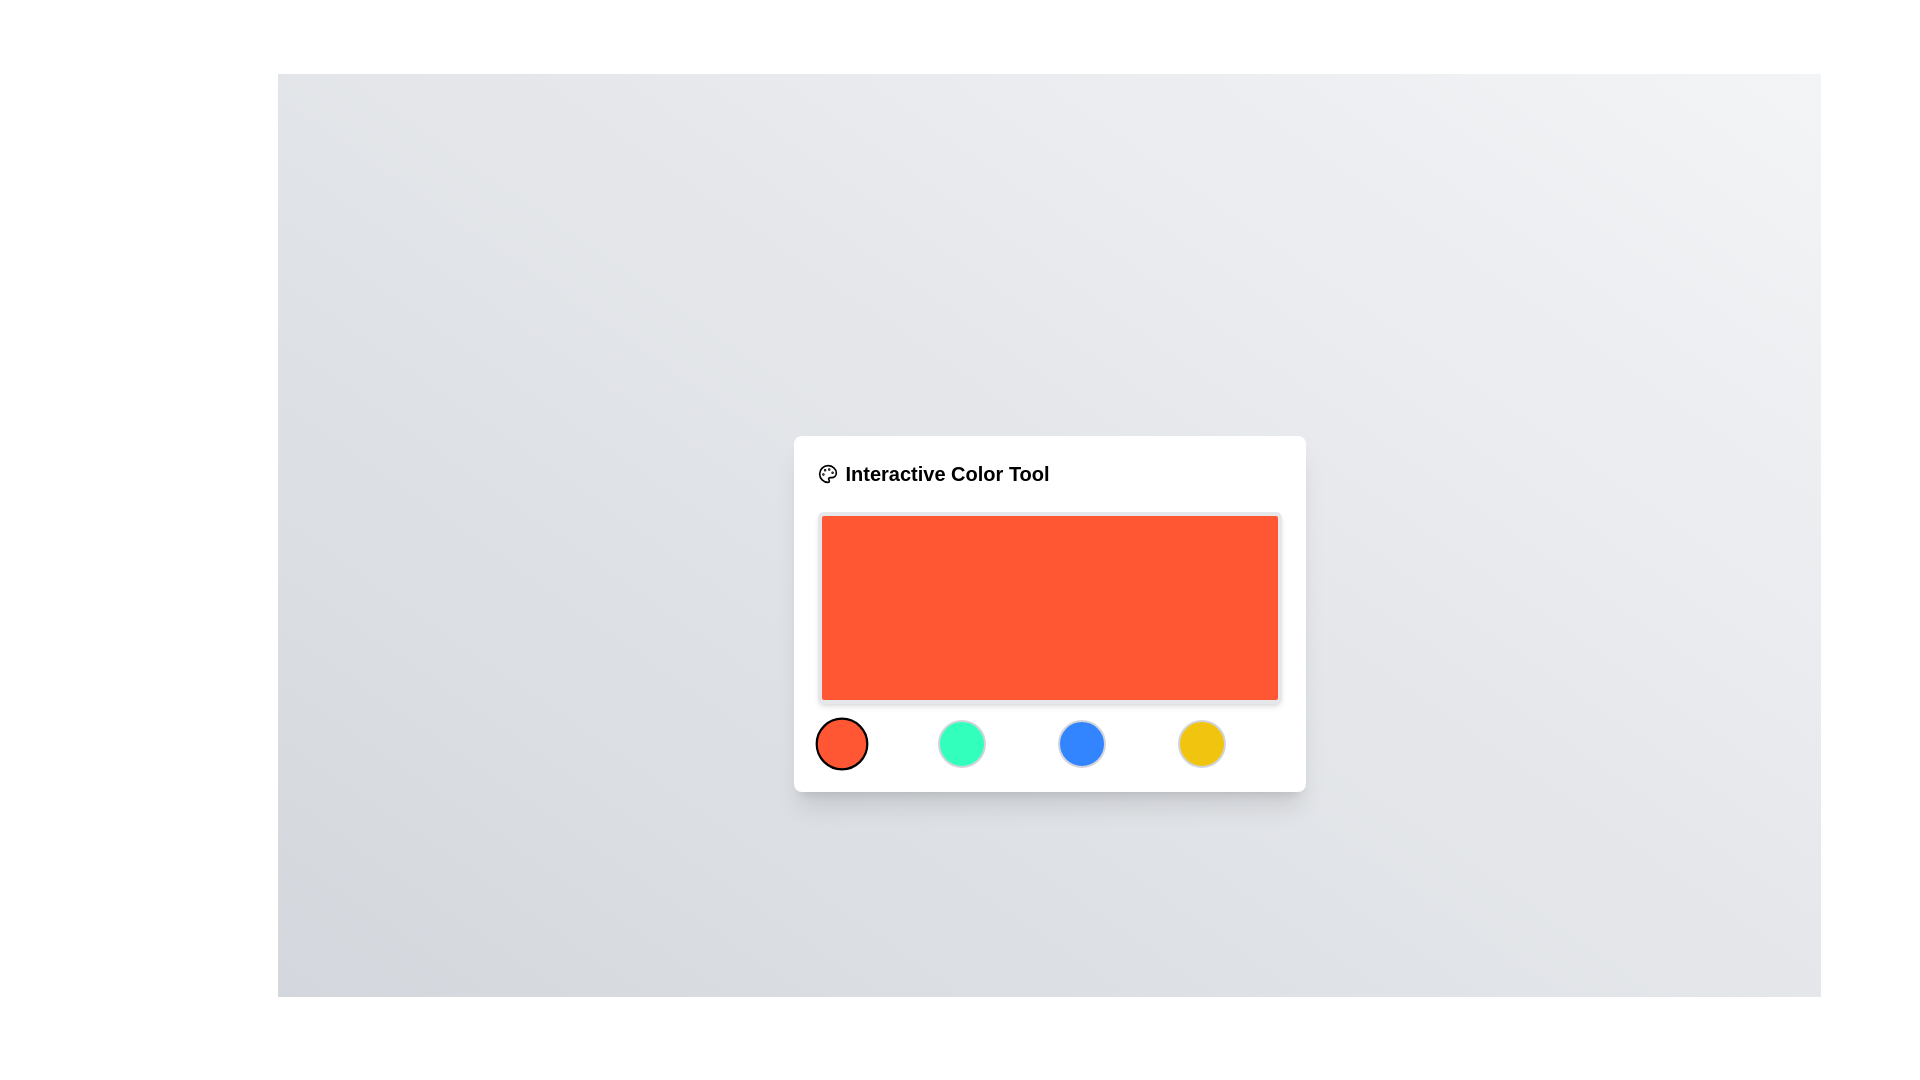 The image size is (1920, 1080). Describe the element at coordinates (1200, 744) in the screenshot. I see `the fourth circular button with a bright yellow fill and a gray border at the bottom of the 'Interactive Color Tool' card` at that location.